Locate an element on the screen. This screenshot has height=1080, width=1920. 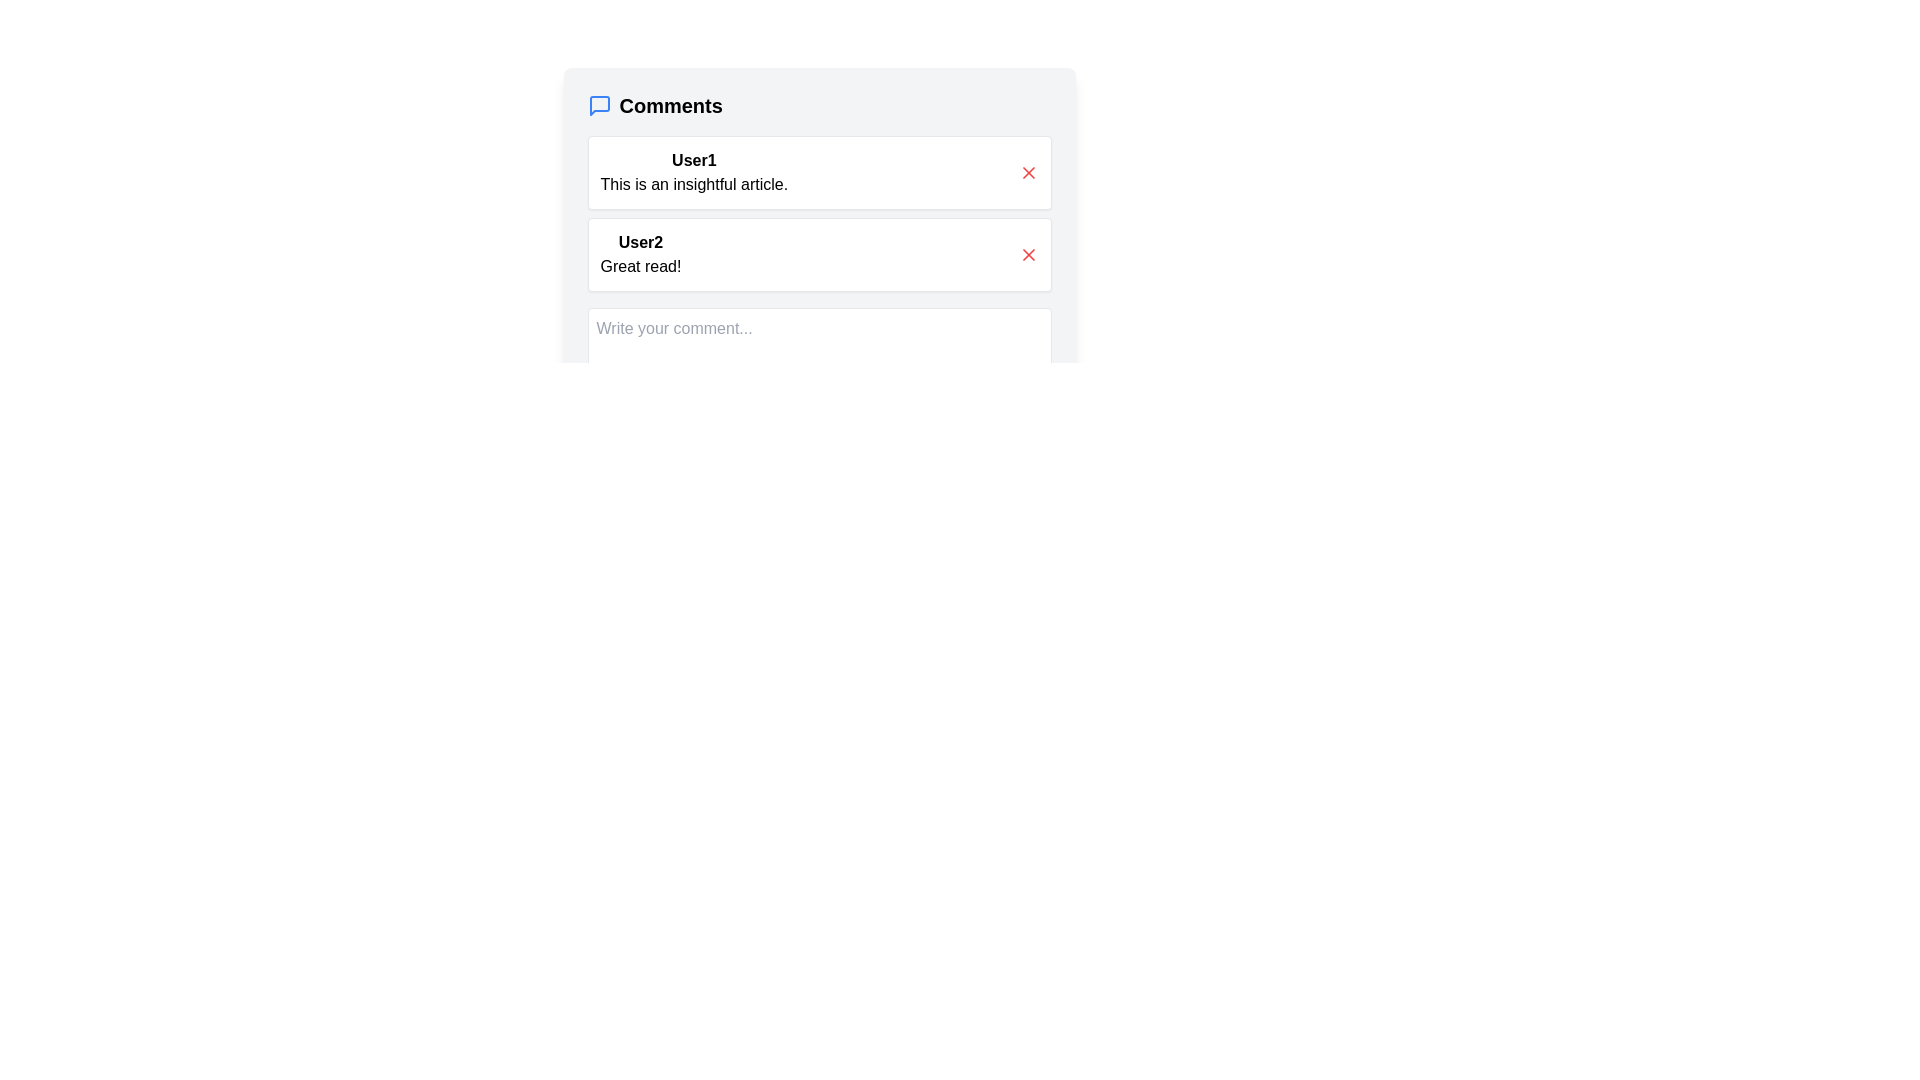
the Text Display Element containing the phrase 'This is an insightful article.' which is located in the comment section beneath the user name 'User1' is located at coordinates (694, 184).